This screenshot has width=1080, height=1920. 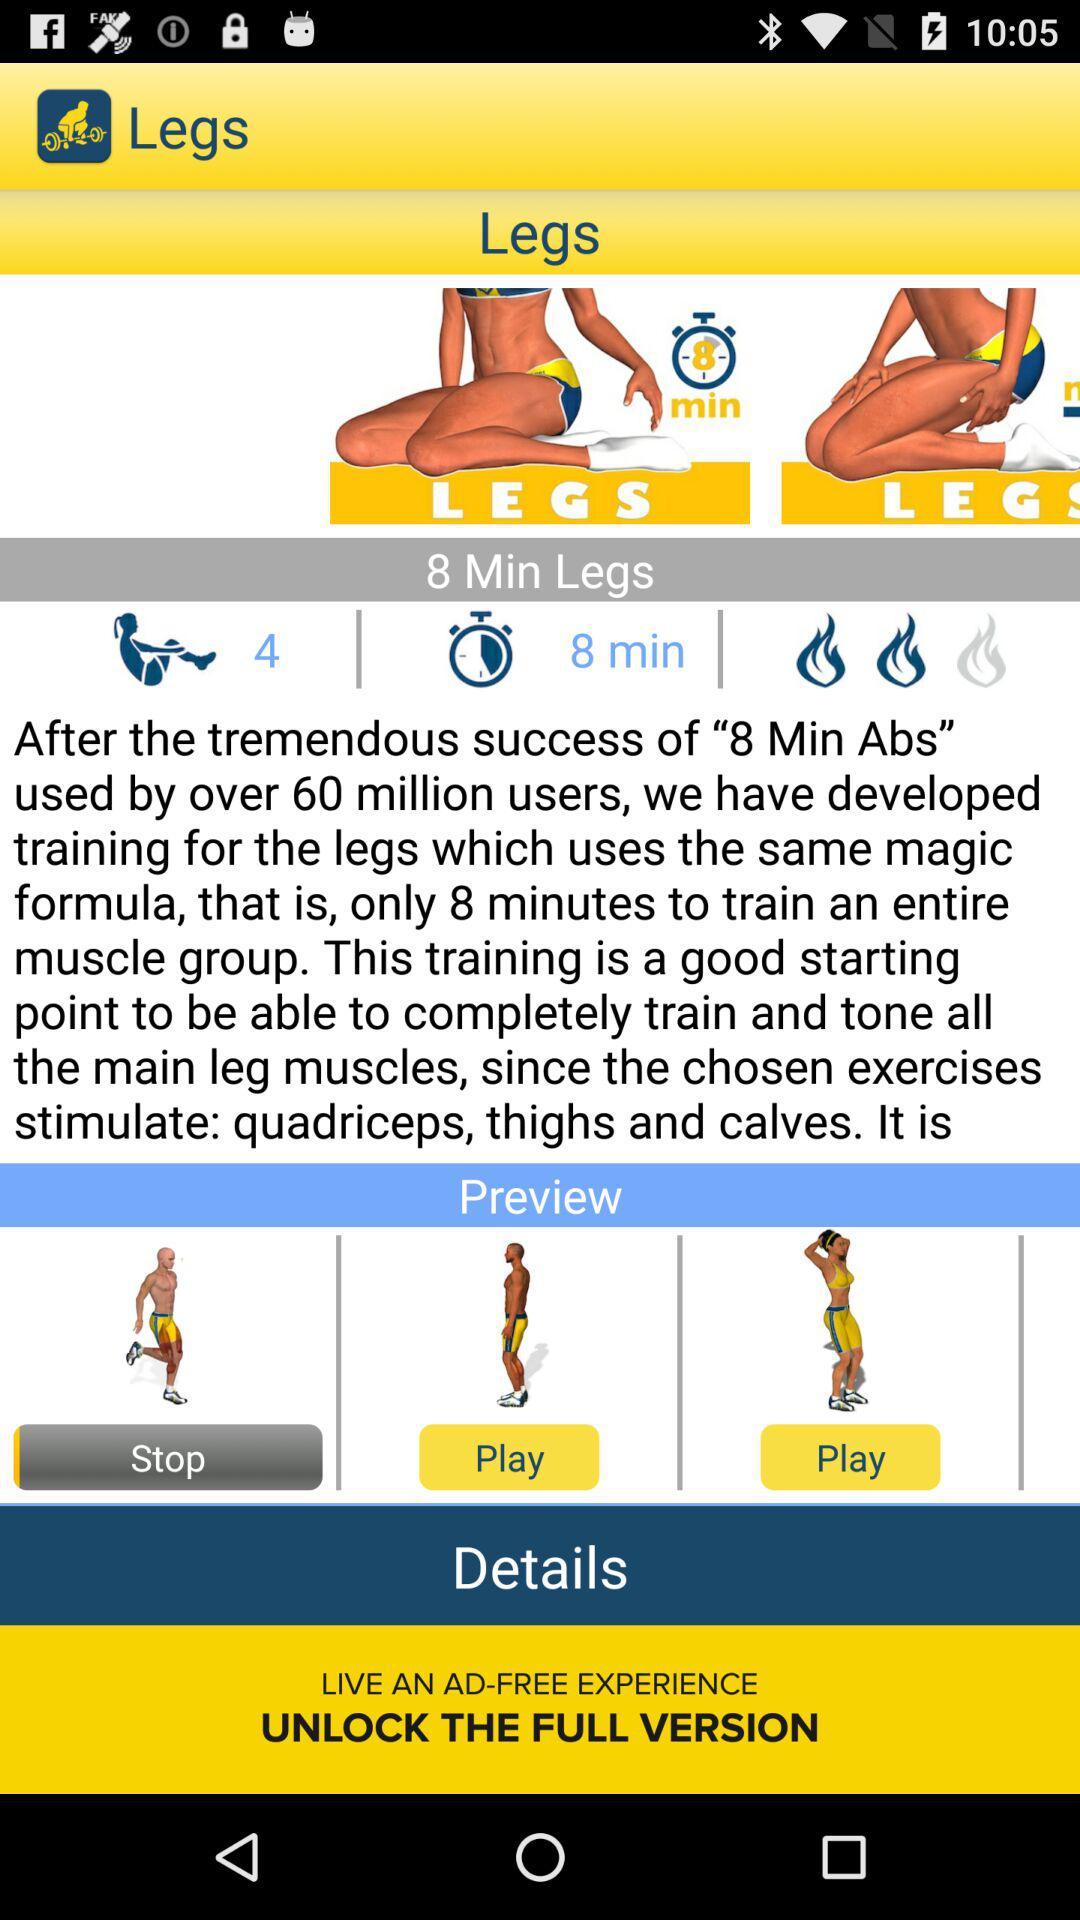 What do you see at coordinates (167, 1321) in the screenshot?
I see `photo of exercise` at bounding box center [167, 1321].